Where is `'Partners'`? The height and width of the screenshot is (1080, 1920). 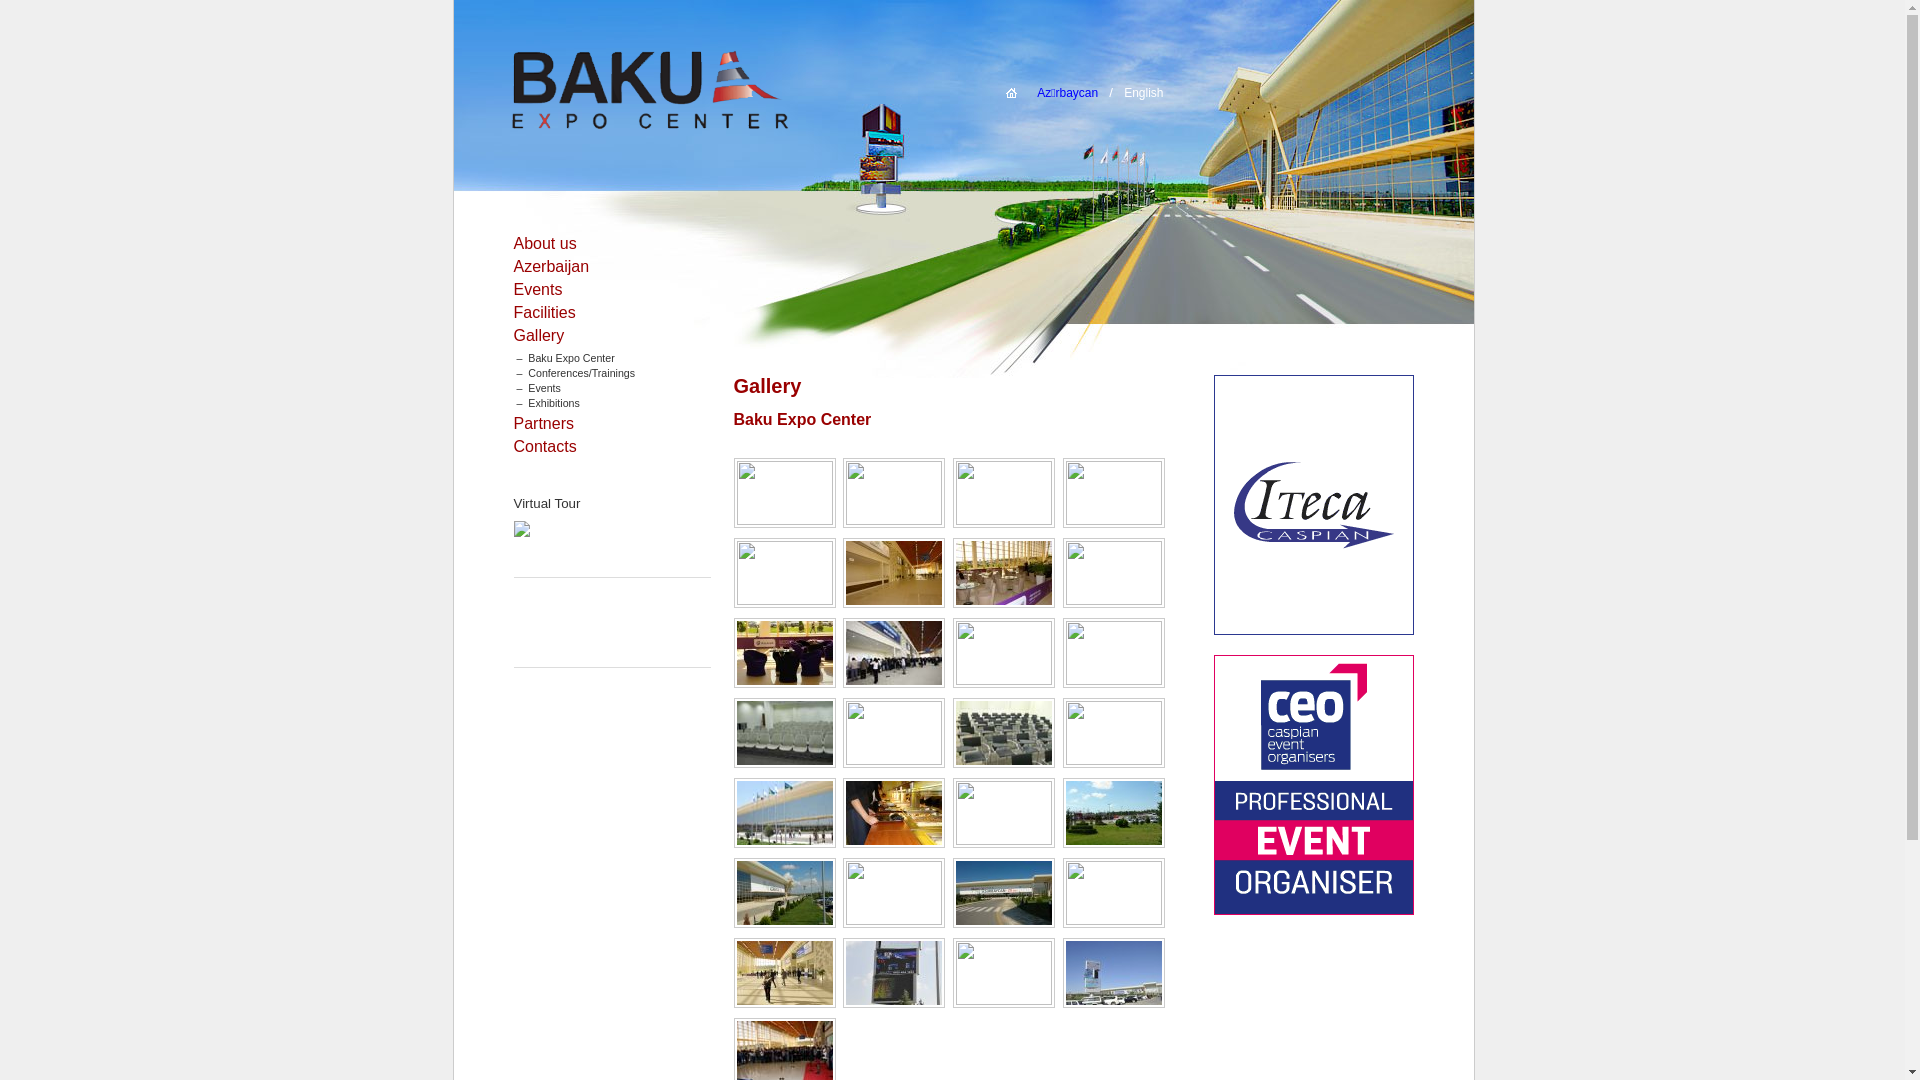 'Partners' is located at coordinates (543, 422).